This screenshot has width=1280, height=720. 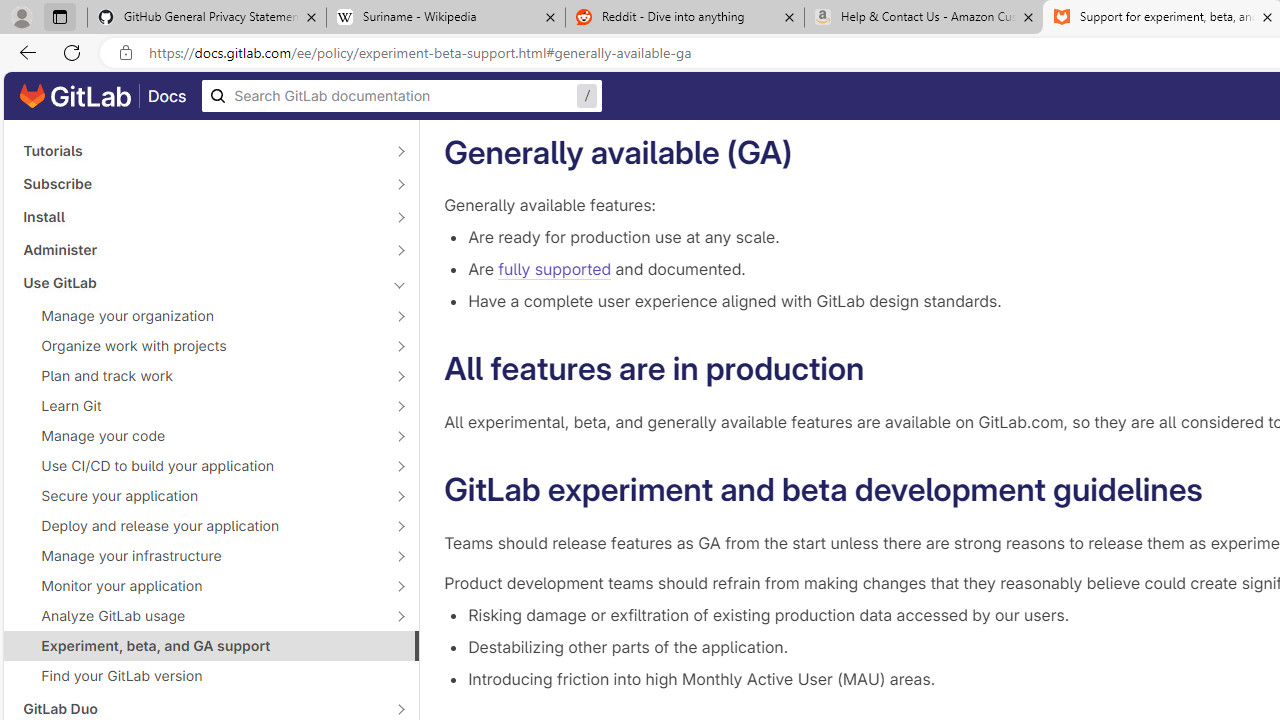 What do you see at coordinates (200, 495) in the screenshot?
I see `'Secure your application'` at bounding box center [200, 495].